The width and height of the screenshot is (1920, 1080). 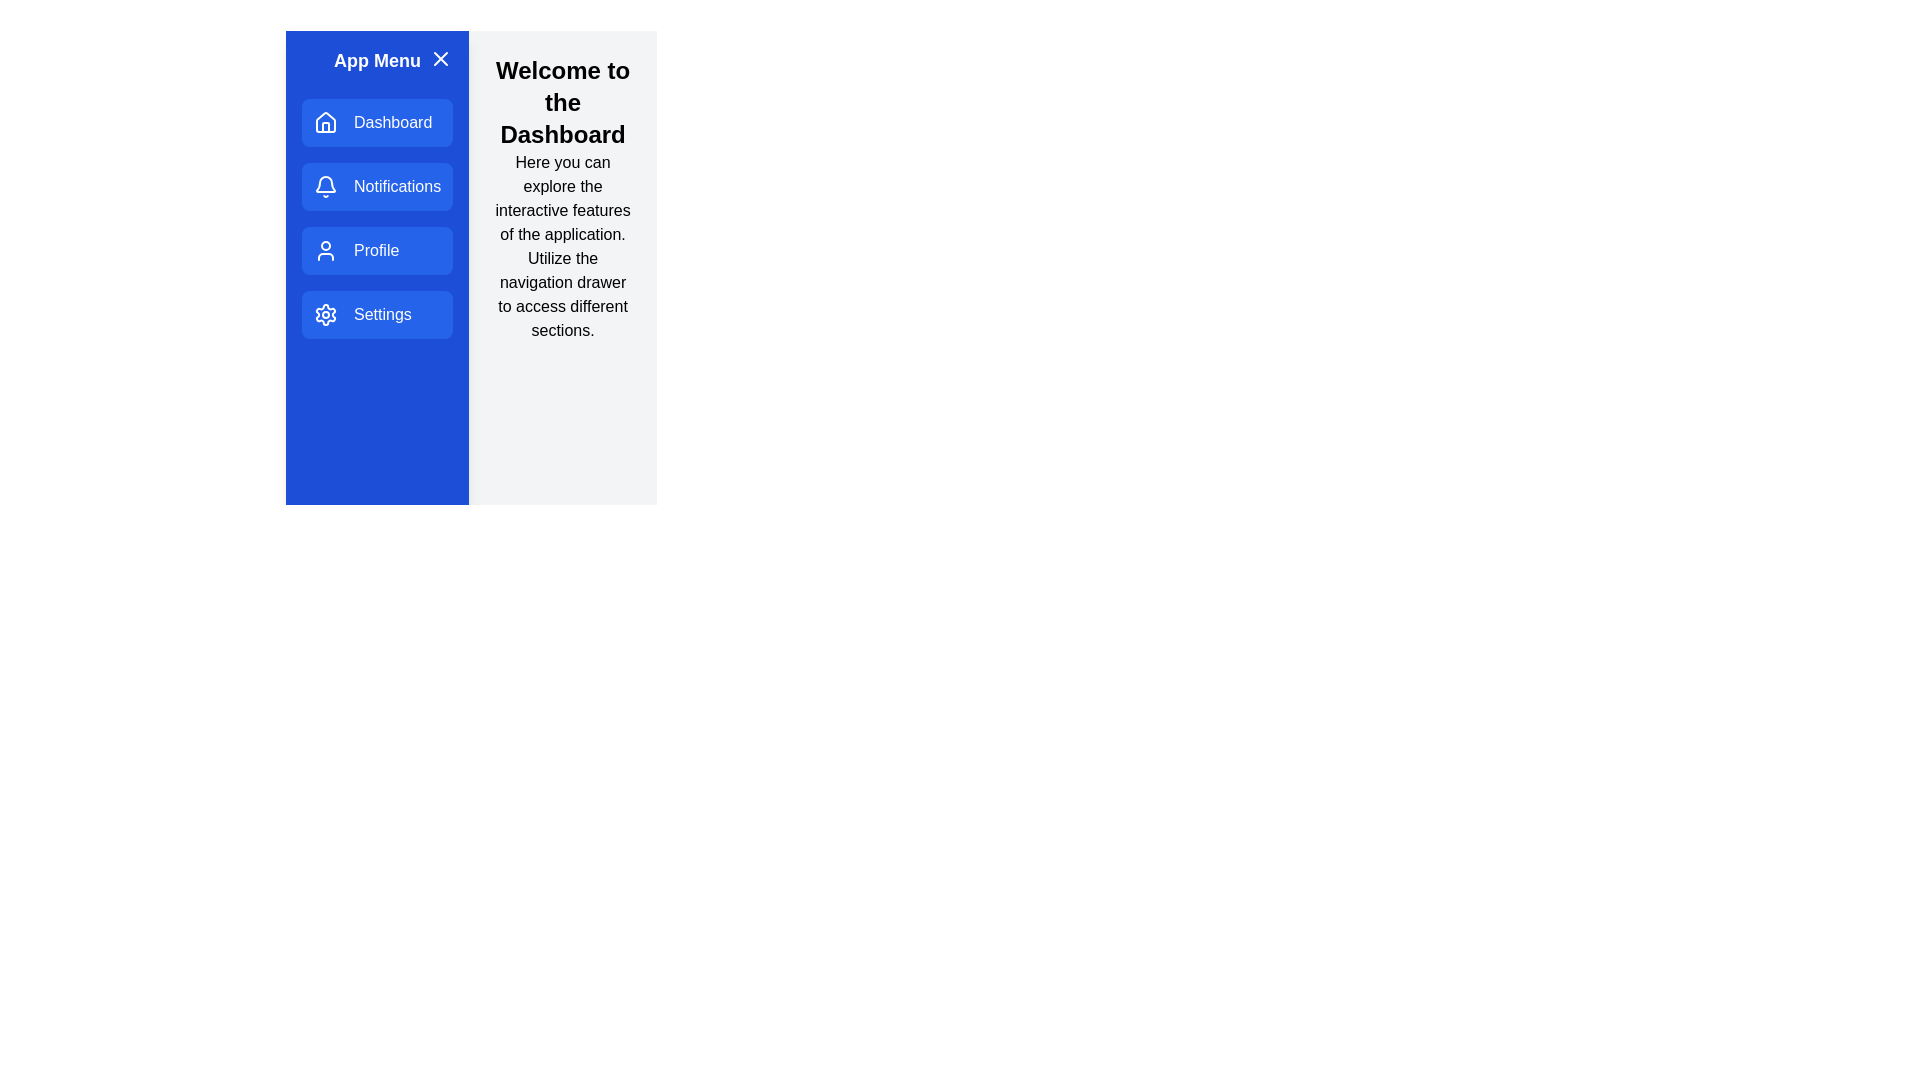 What do you see at coordinates (562, 245) in the screenshot?
I see `the text block element that provides explanatory or instructional messages about the interactive features of the application, located below the 'Welcome to the Dashboard' title` at bounding box center [562, 245].